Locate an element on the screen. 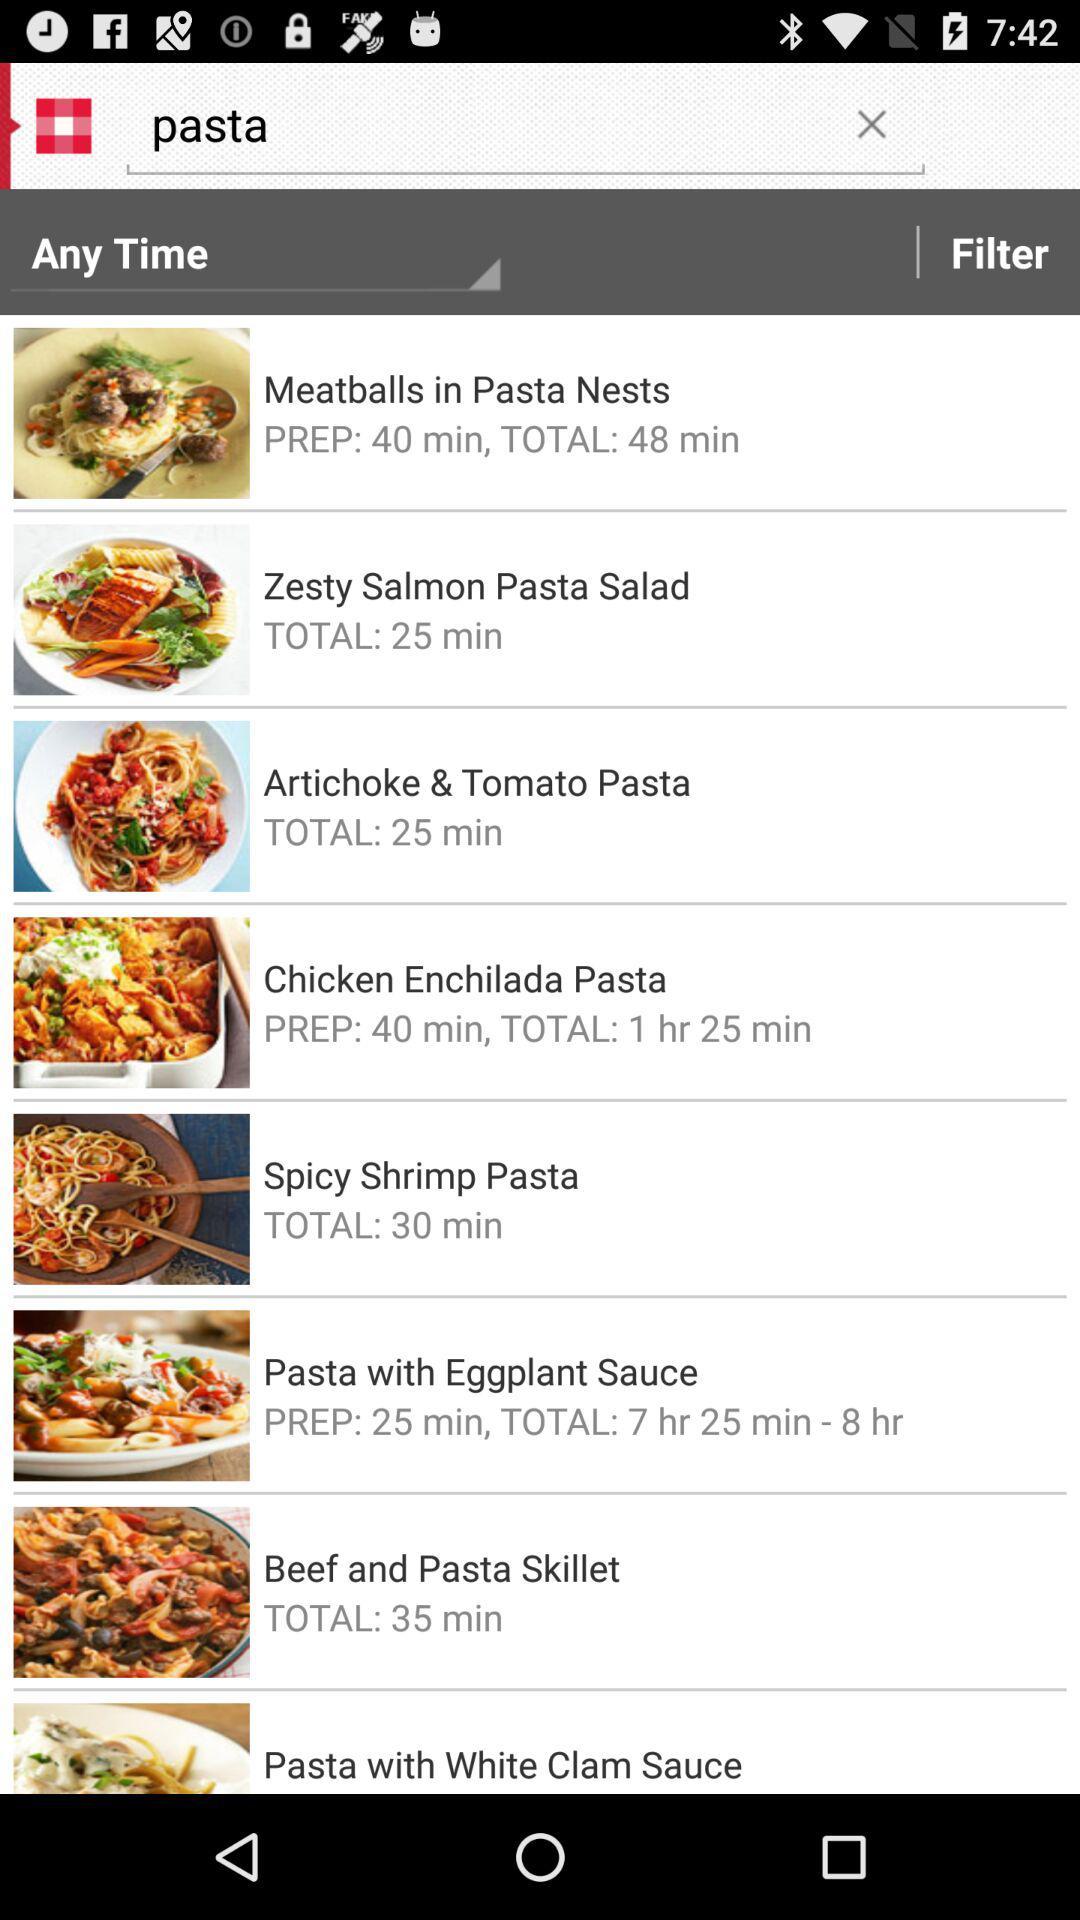  the meatballs in pasta is located at coordinates (658, 388).